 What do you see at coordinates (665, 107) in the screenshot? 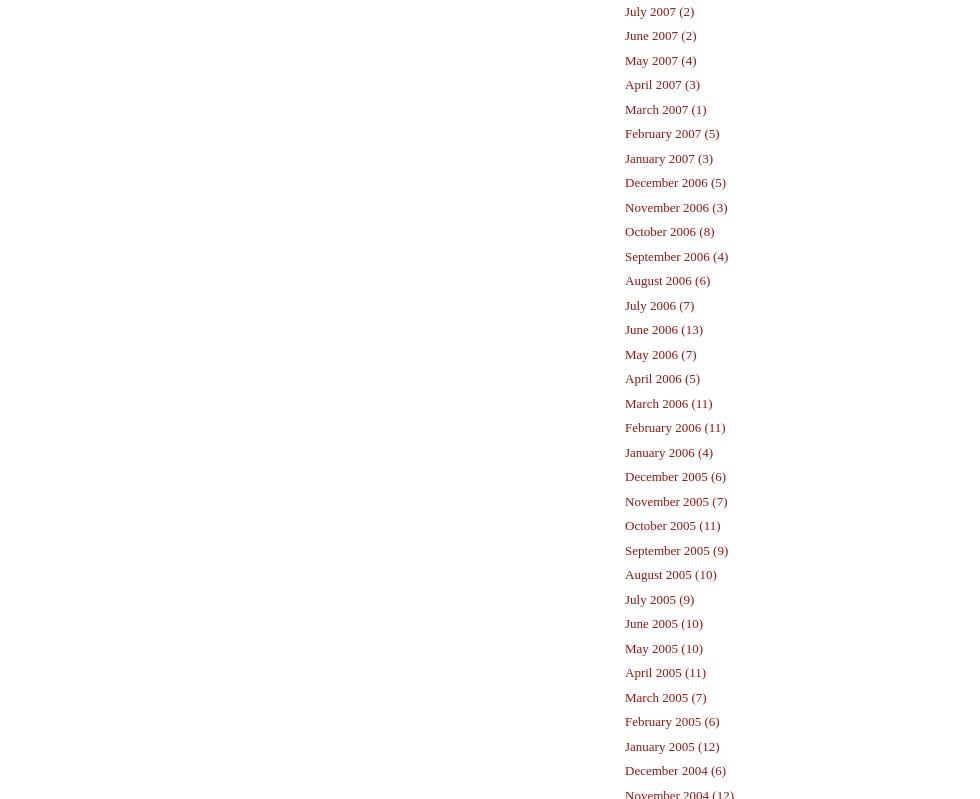
I see `'March 2007 (1)'` at bounding box center [665, 107].